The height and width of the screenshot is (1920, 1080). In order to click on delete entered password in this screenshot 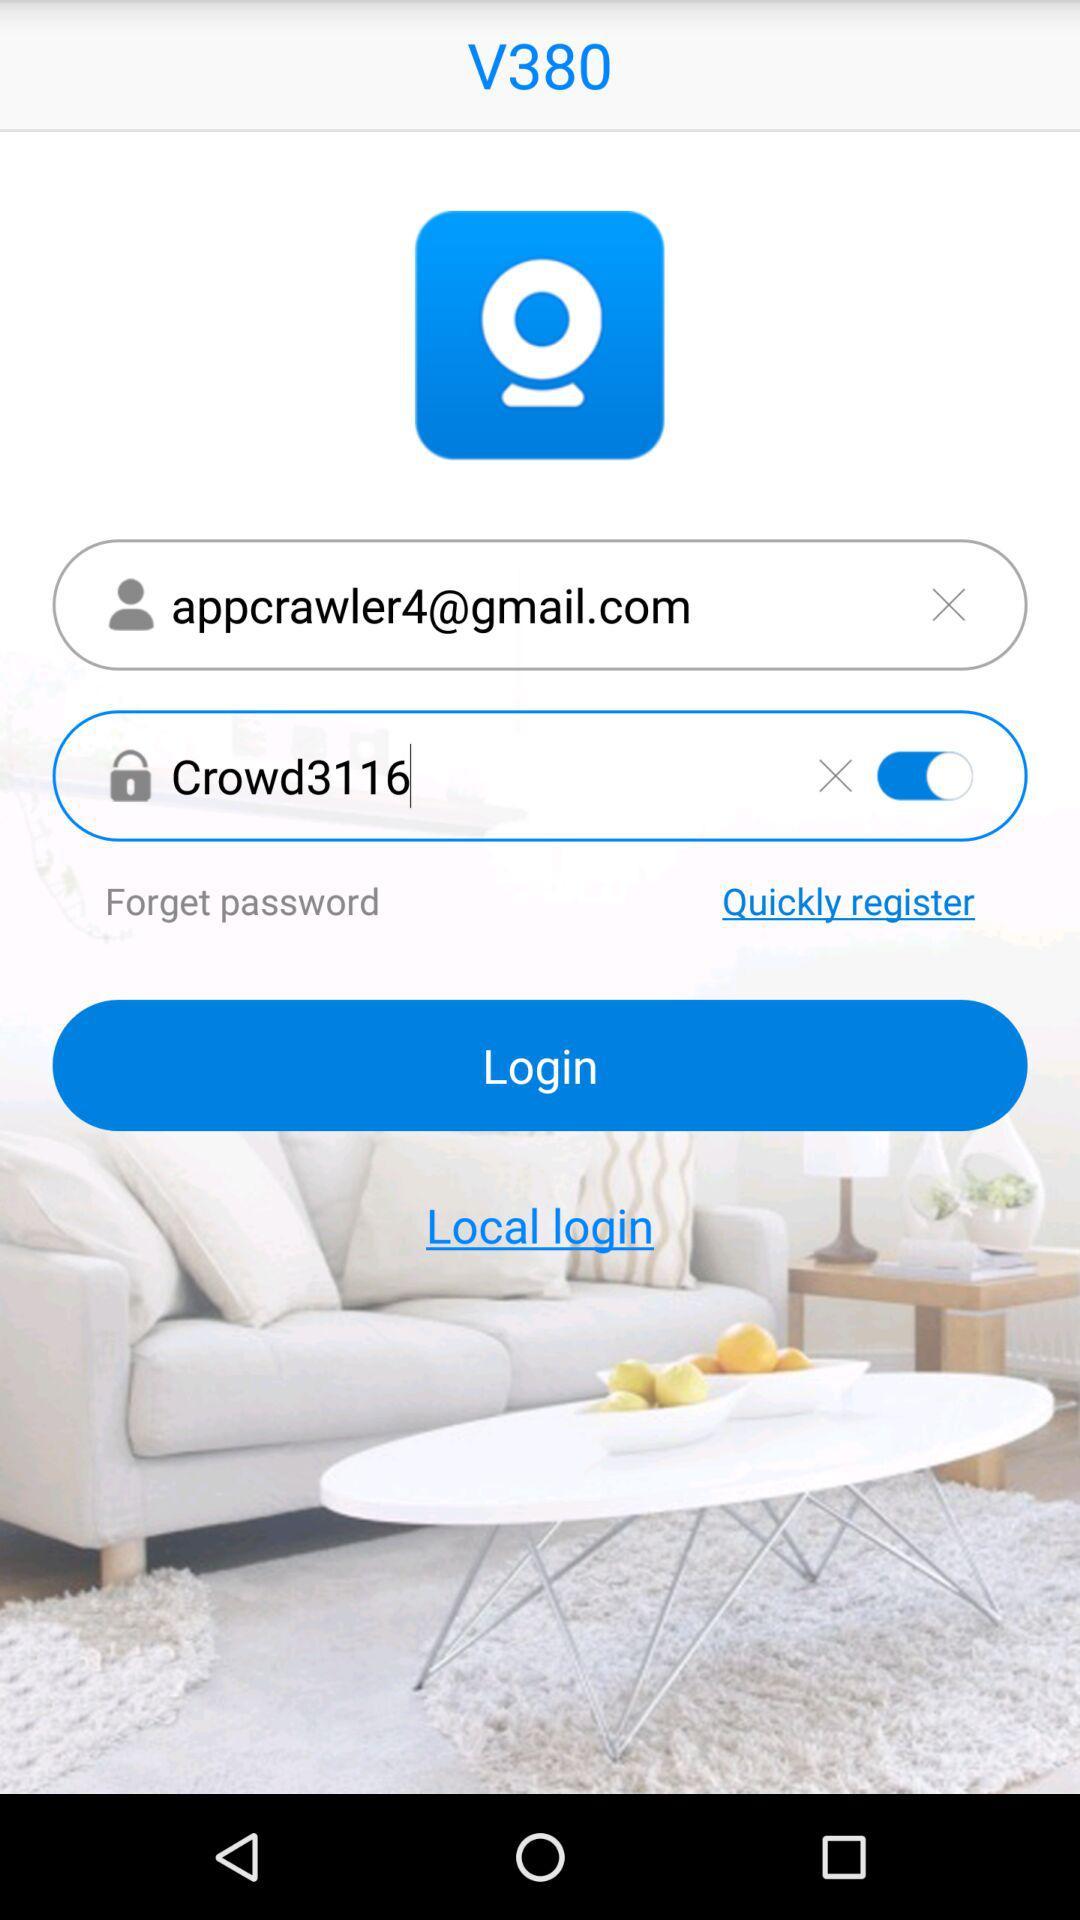, I will do `click(835, 774)`.